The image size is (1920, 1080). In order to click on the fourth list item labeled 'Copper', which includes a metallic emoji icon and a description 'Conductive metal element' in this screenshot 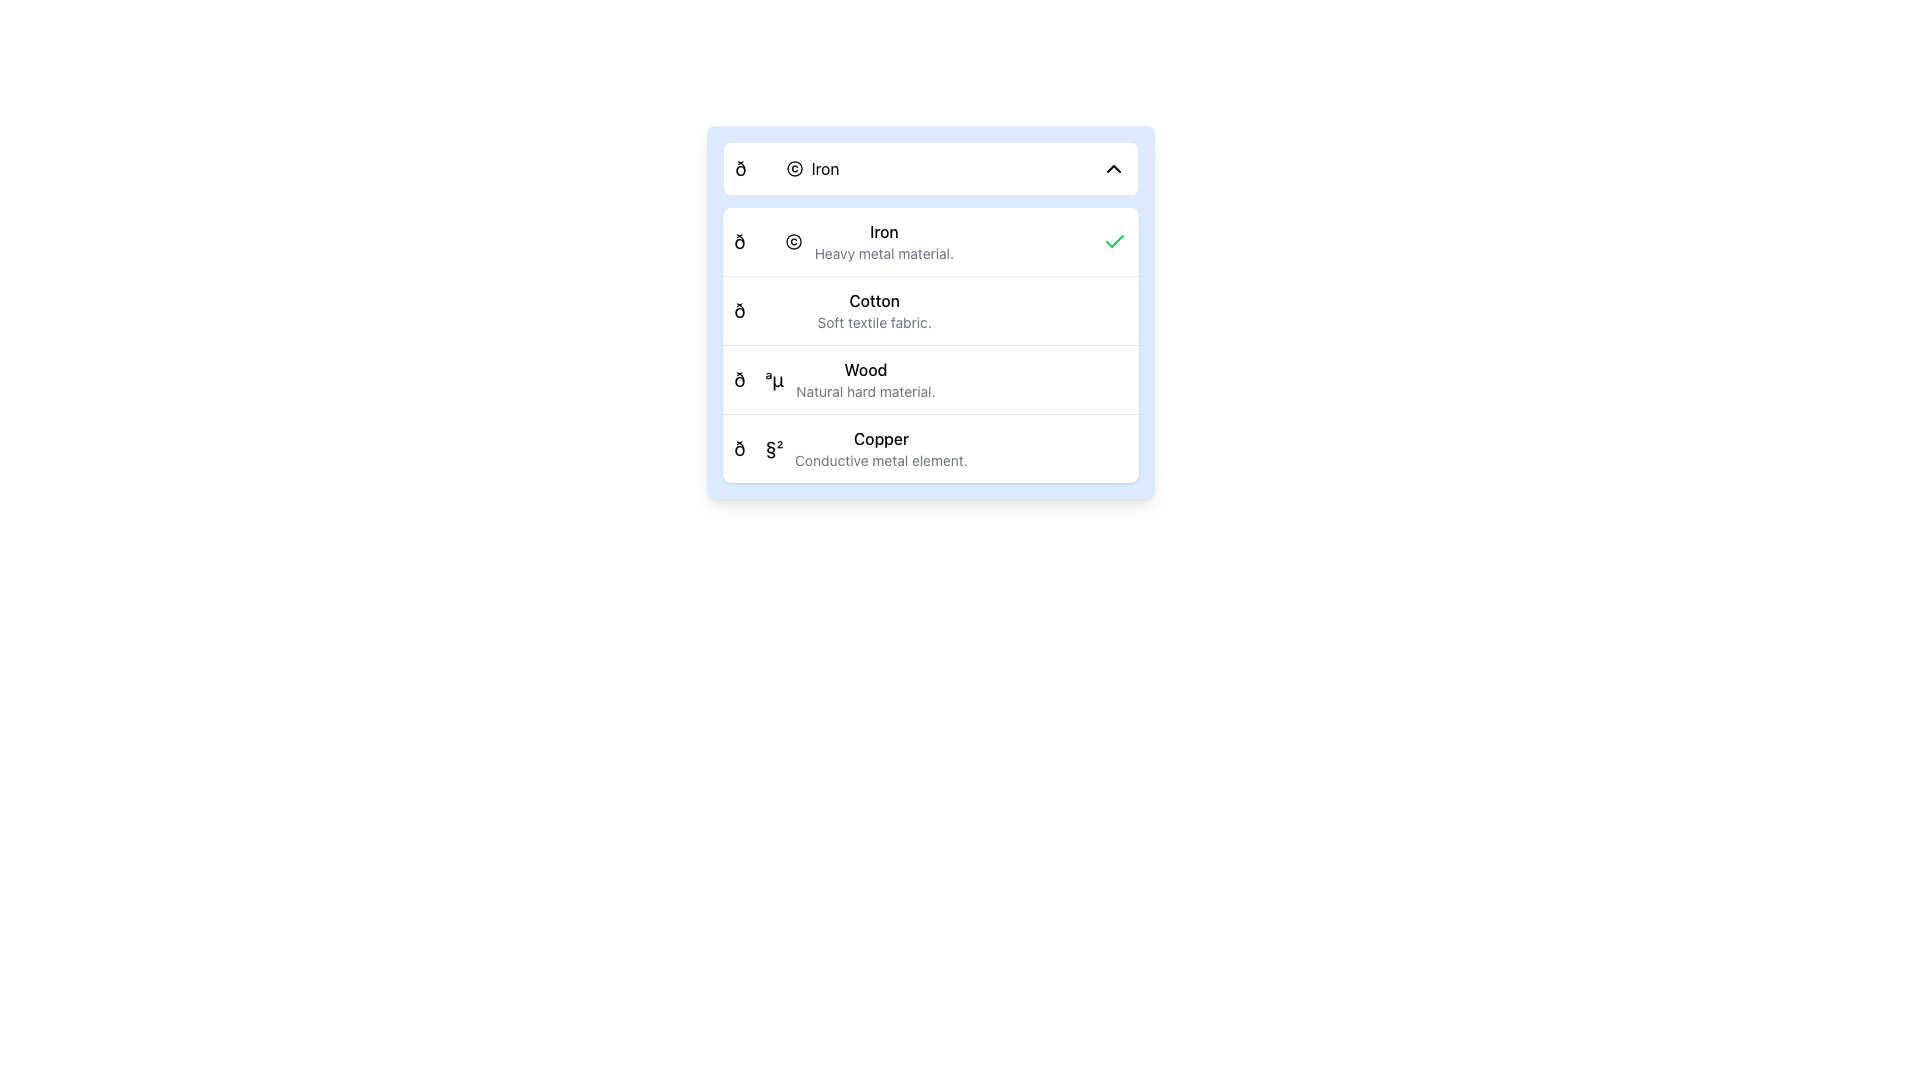, I will do `click(929, 447)`.